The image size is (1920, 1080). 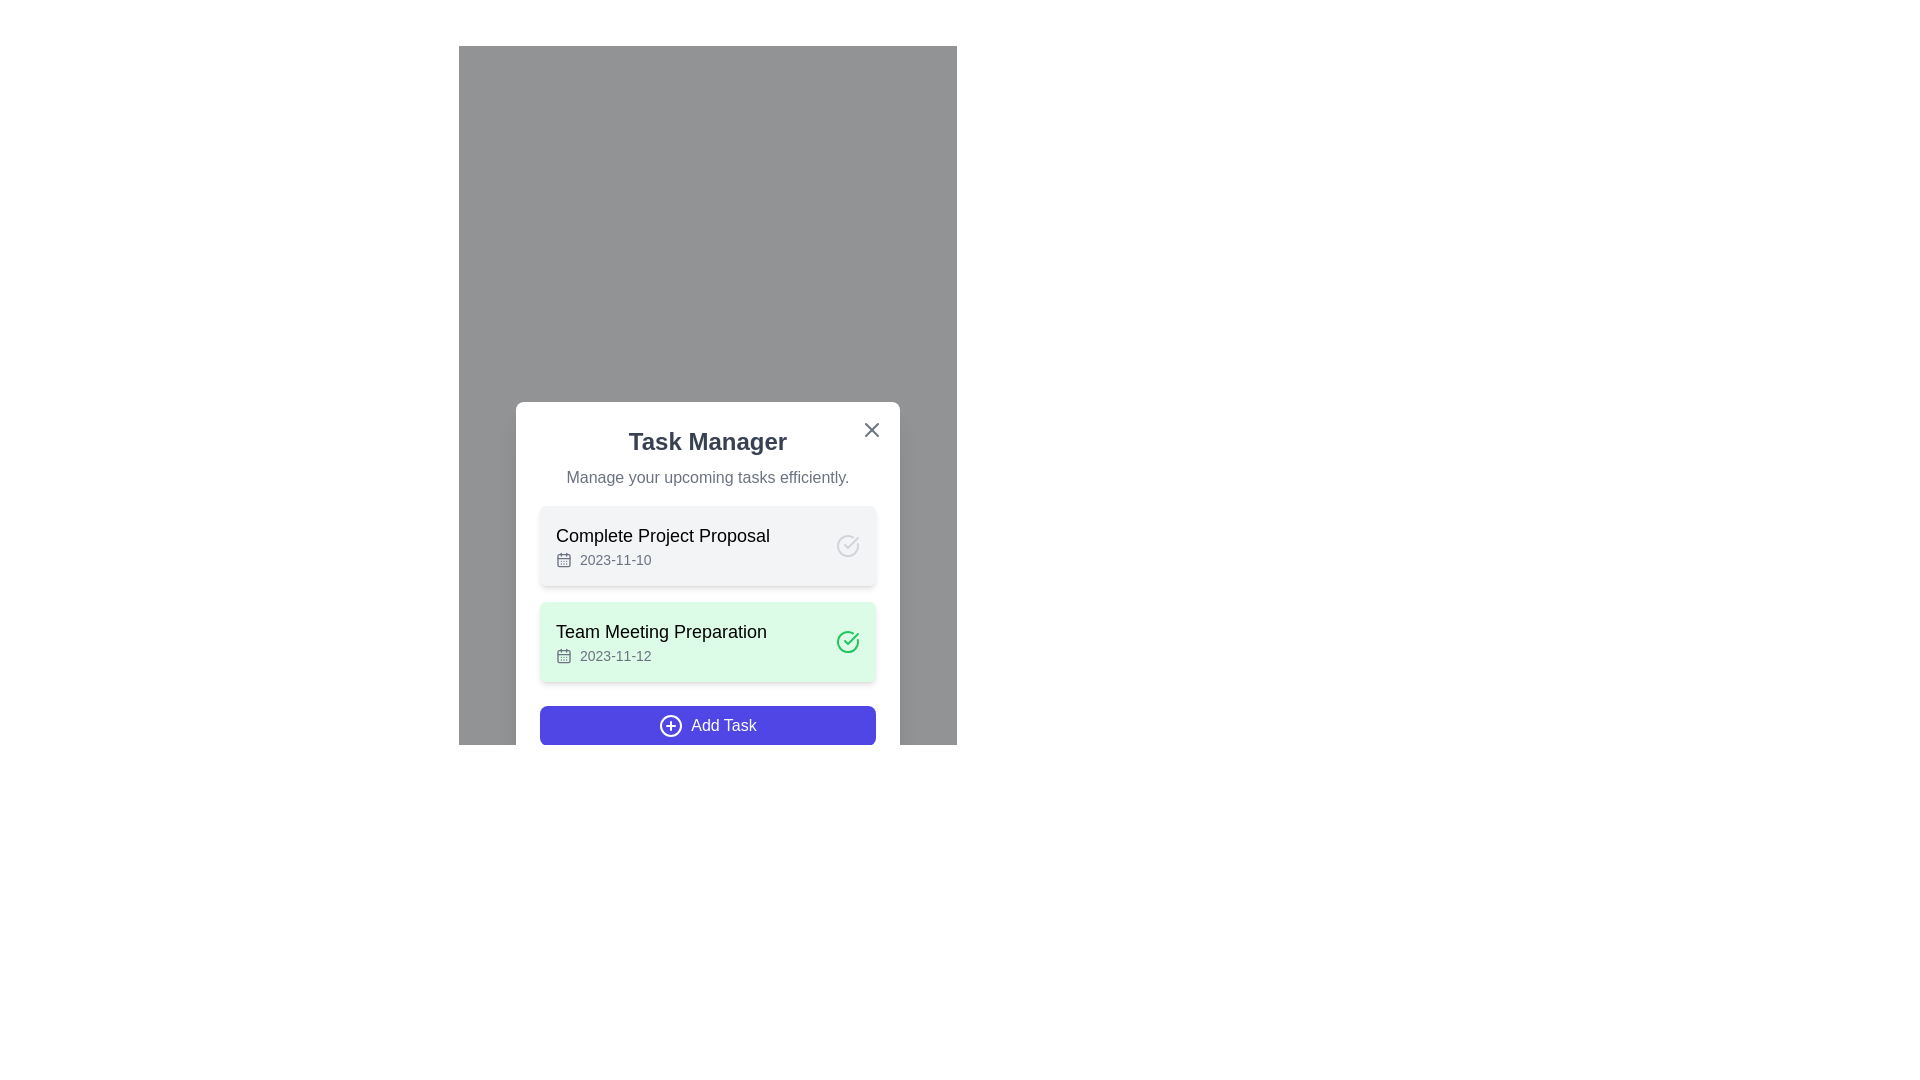 What do you see at coordinates (851, 639) in the screenshot?
I see `the green checkmark icon indicating completed status next to 'Team Meeting Preparation' in the Task Manager dialog box` at bounding box center [851, 639].